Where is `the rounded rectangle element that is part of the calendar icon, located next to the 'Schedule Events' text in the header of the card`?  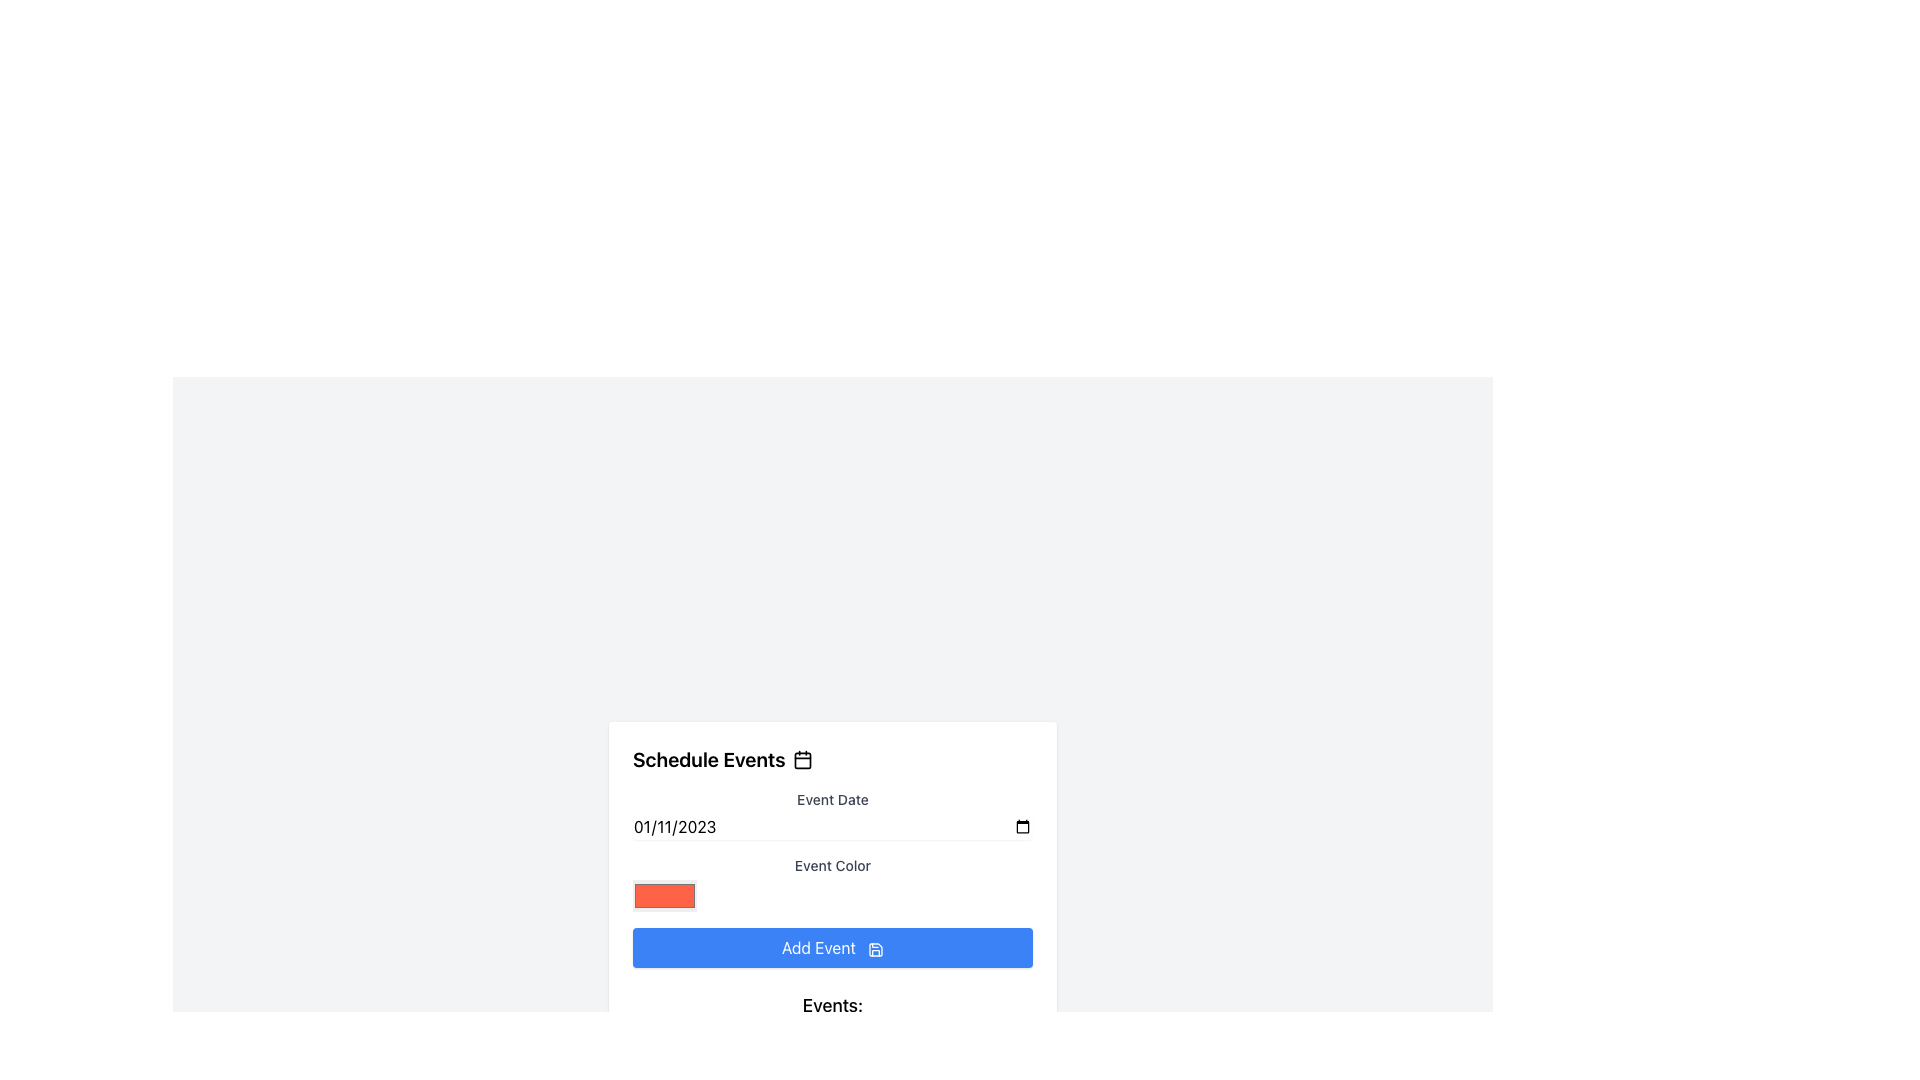 the rounded rectangle element that is part of the calendar icon, located next to the 'Schedule Events' text in the header of the card is located at coordinates (803, 760).